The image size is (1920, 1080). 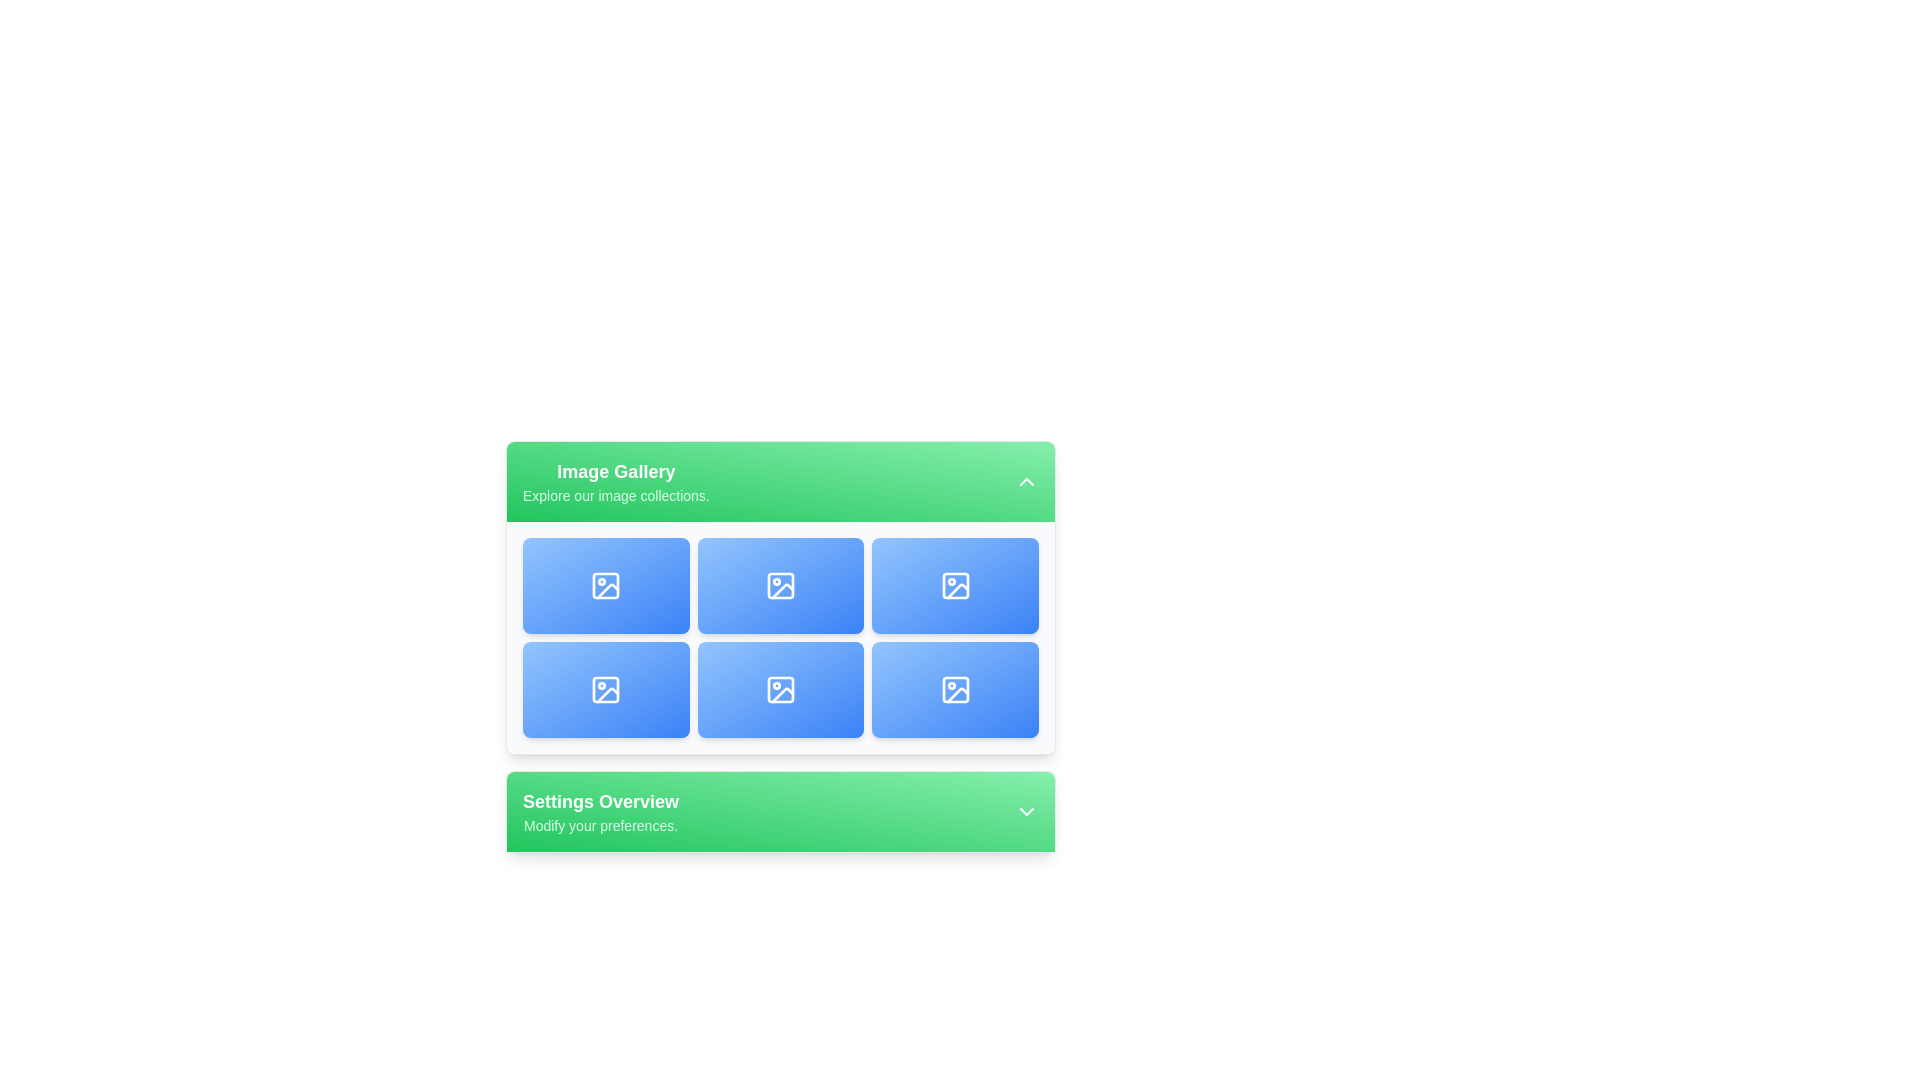 I want to click on the blue rectangular card with a picture frame icon located in the bottom-right corner of the 'Image Gallery' section, so click(x=954, y=689).